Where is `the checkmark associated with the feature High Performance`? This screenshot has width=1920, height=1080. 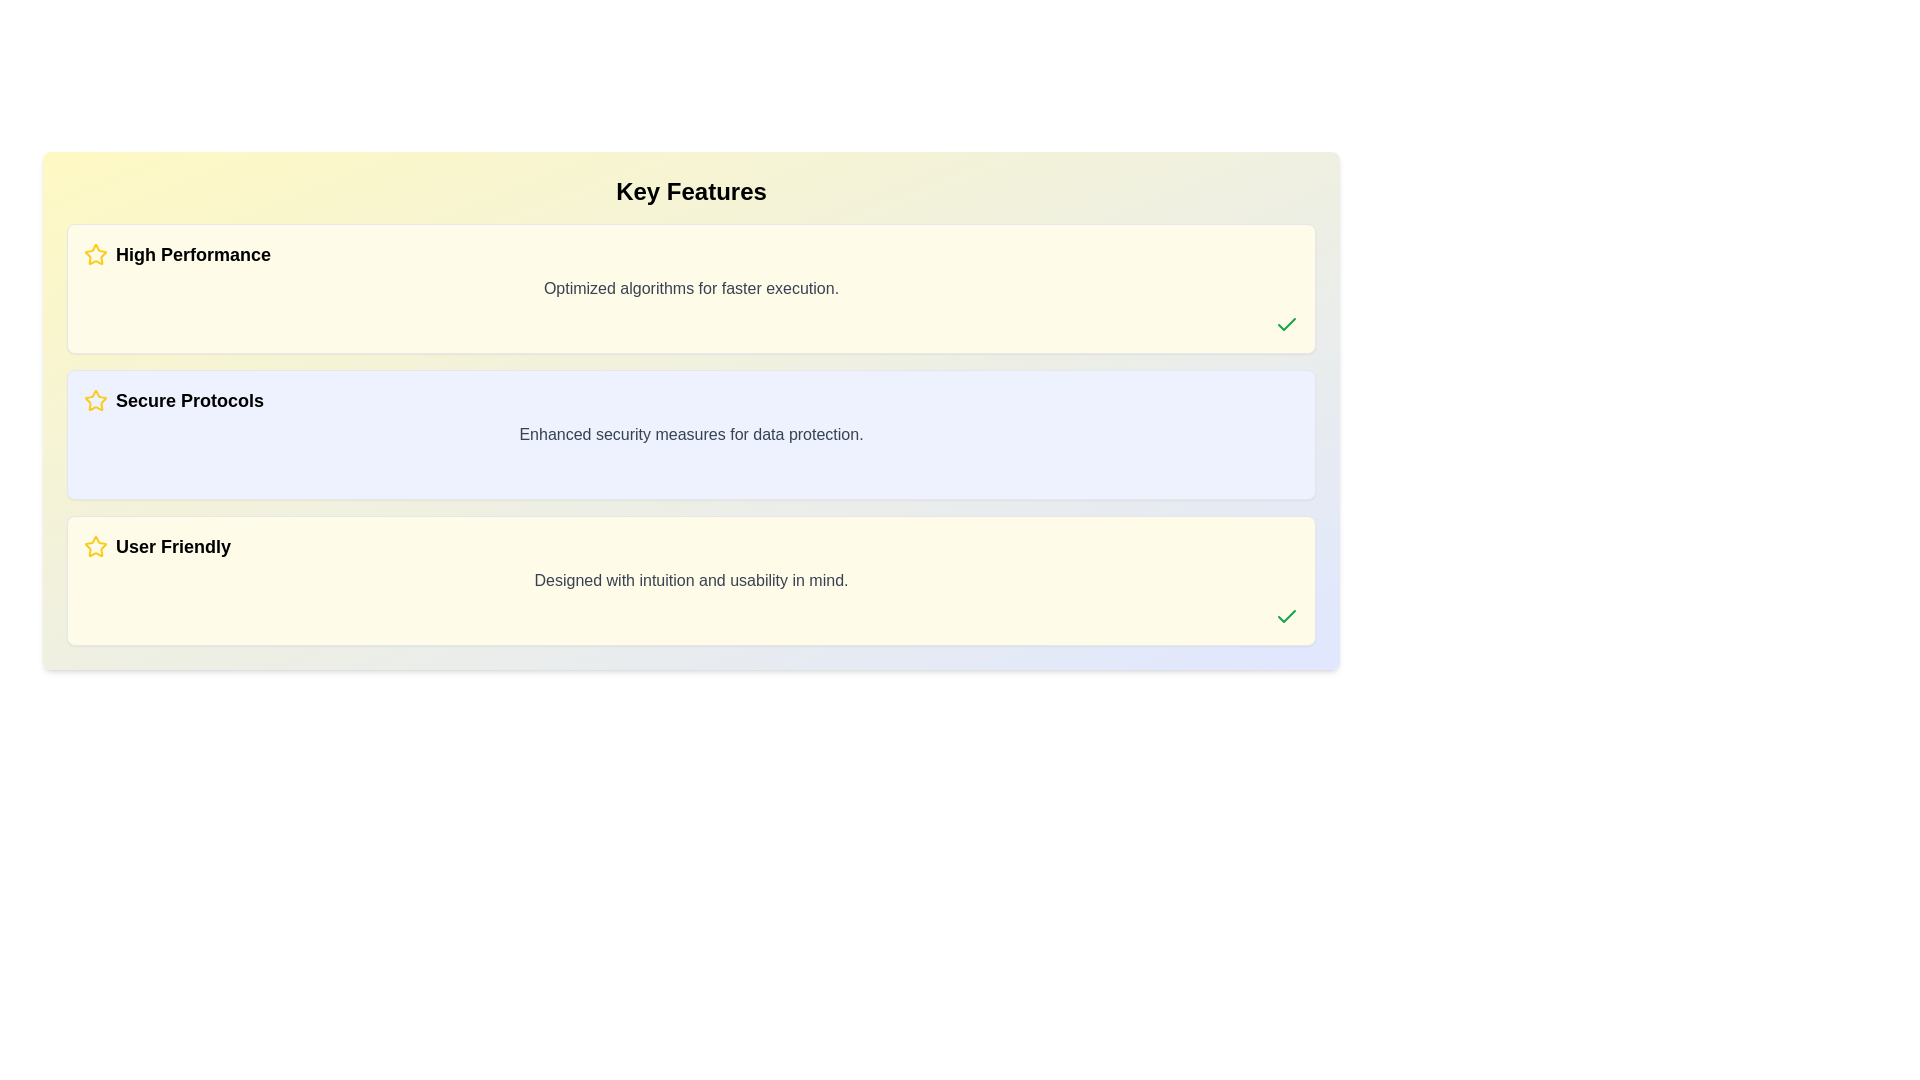 the checkmark associated with the feature High Performance is located at coordinates (1286, 323).